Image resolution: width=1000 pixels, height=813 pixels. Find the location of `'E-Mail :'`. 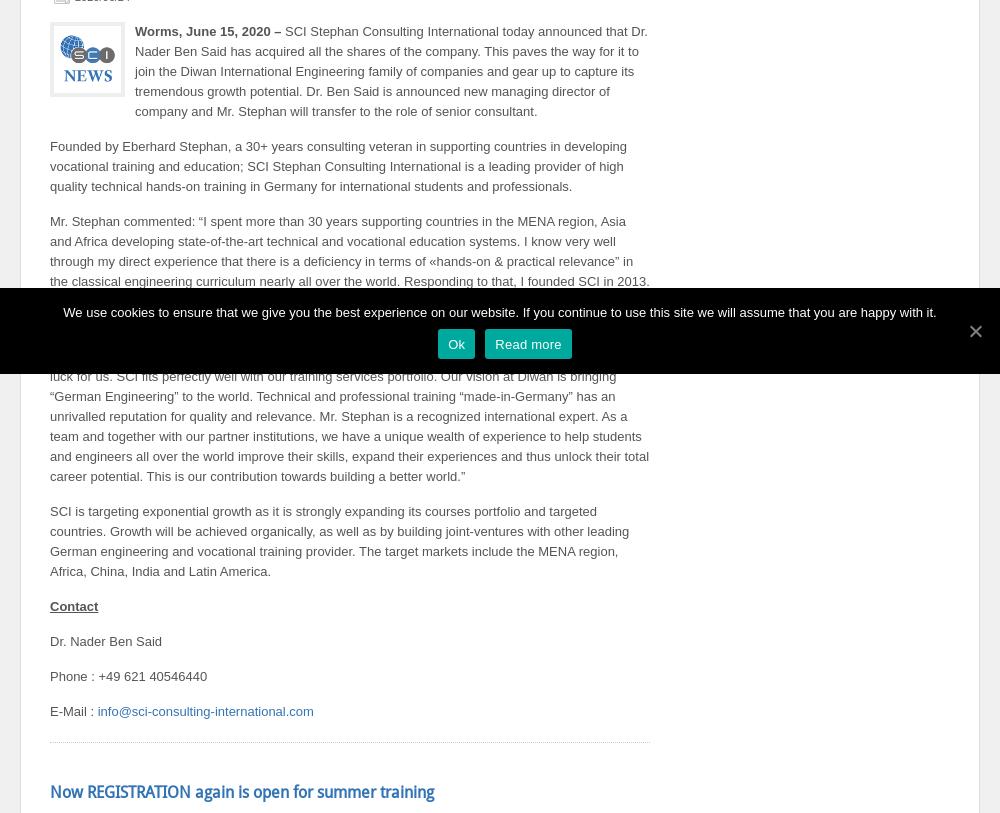

'E-Mail :' is located at coordinates (72, 711).